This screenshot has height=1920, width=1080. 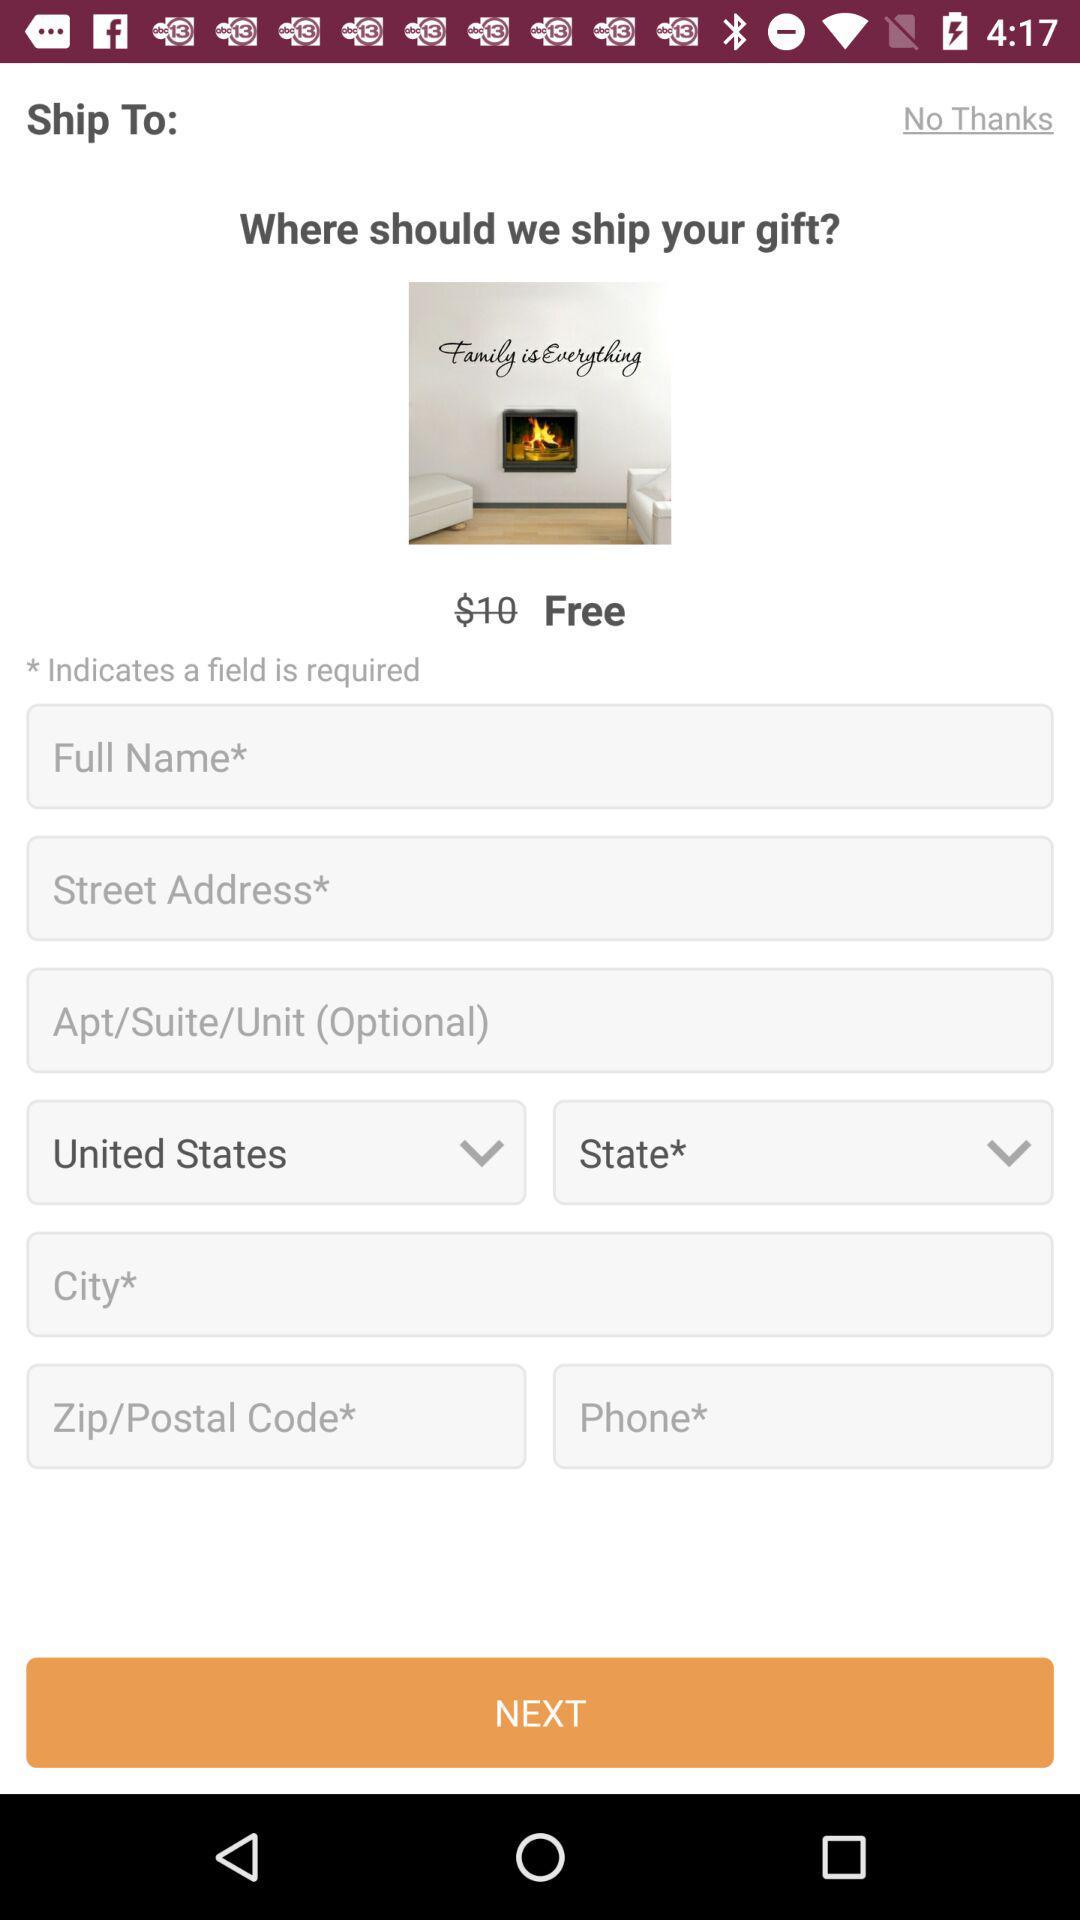 I want to click on street address, so click(x=540, y=887).